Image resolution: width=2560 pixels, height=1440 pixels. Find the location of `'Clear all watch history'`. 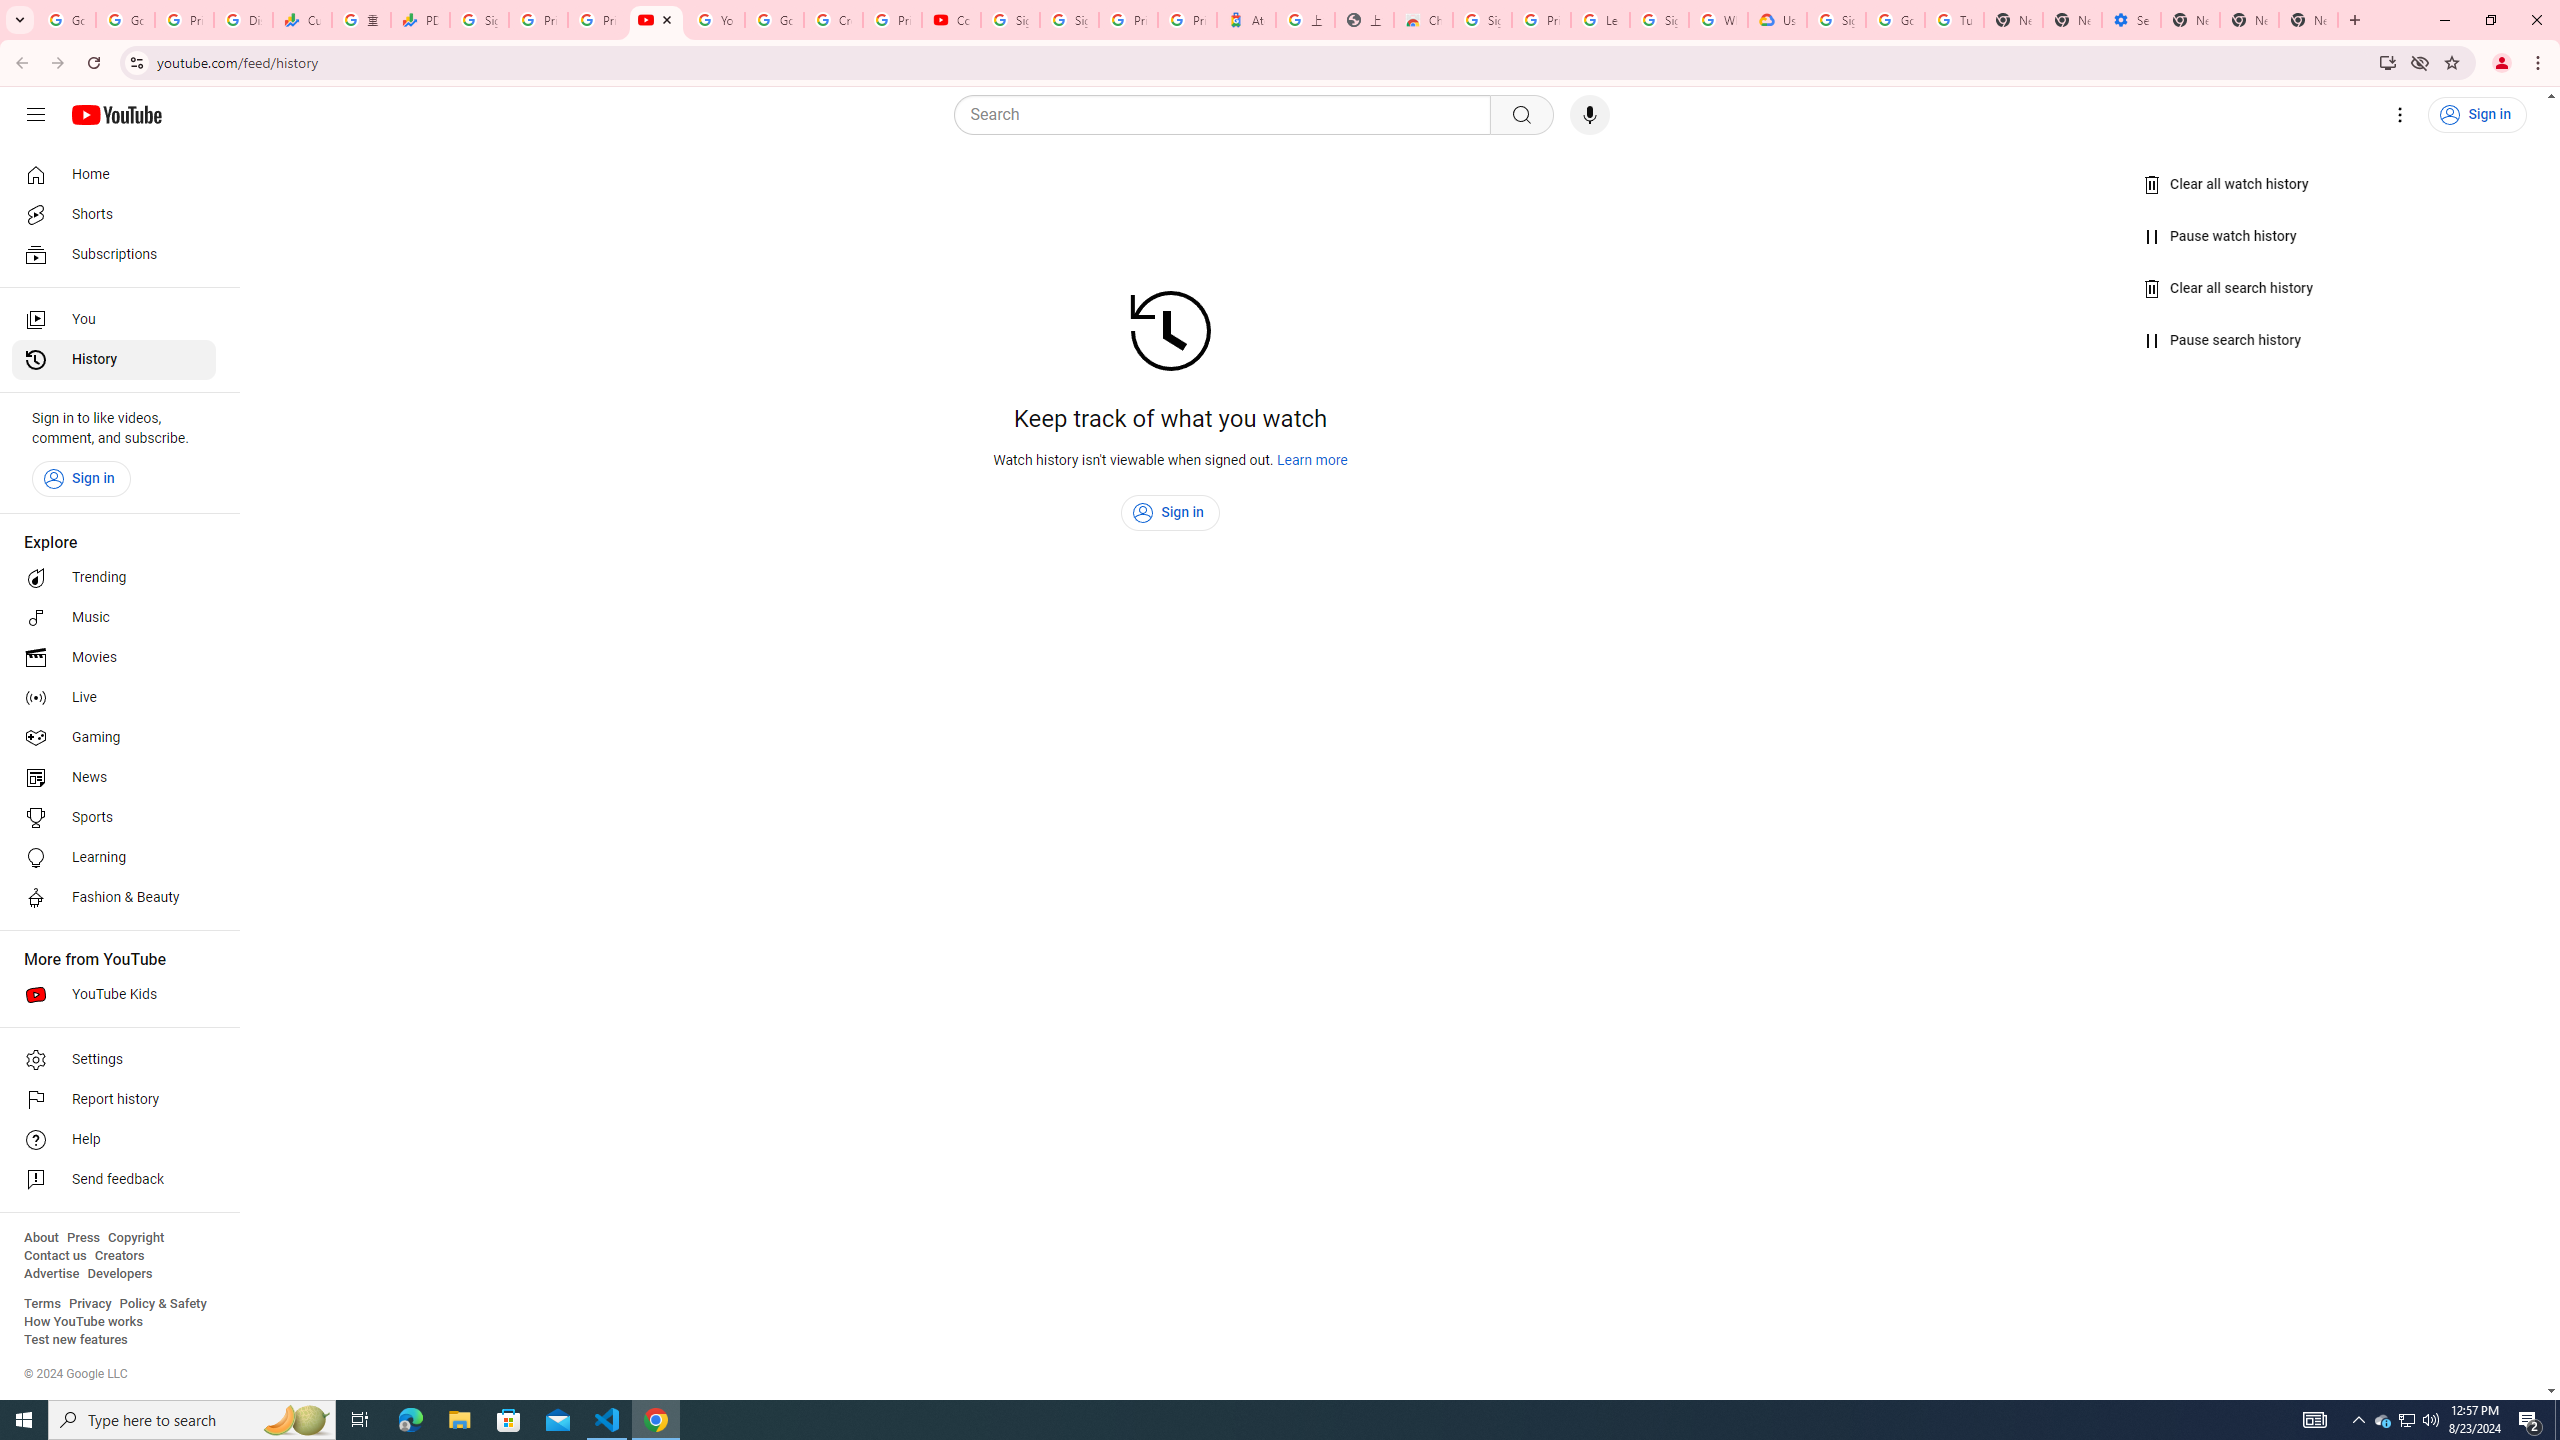

'Clear all watch history' is located at coordinates (2226, 184).